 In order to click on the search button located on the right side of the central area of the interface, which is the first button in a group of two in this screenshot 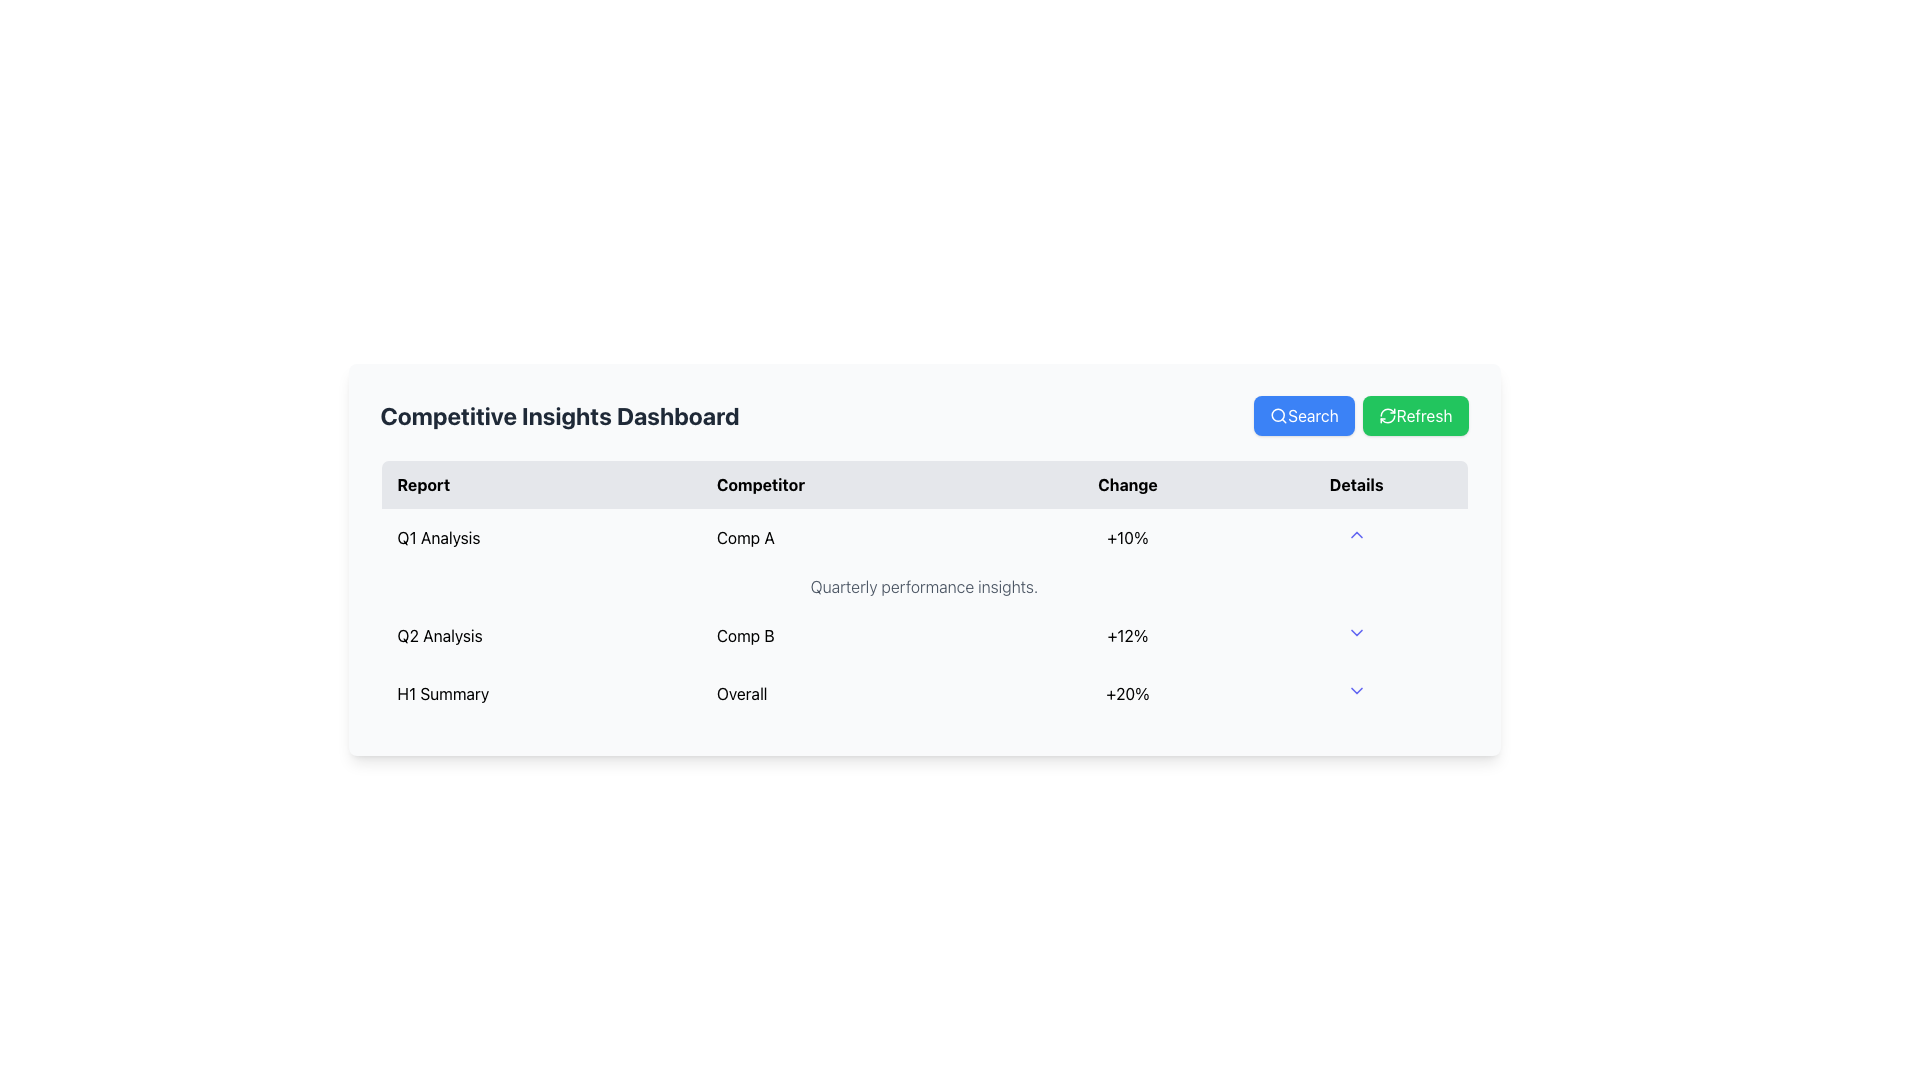, I will do `click(1304, 415)`.